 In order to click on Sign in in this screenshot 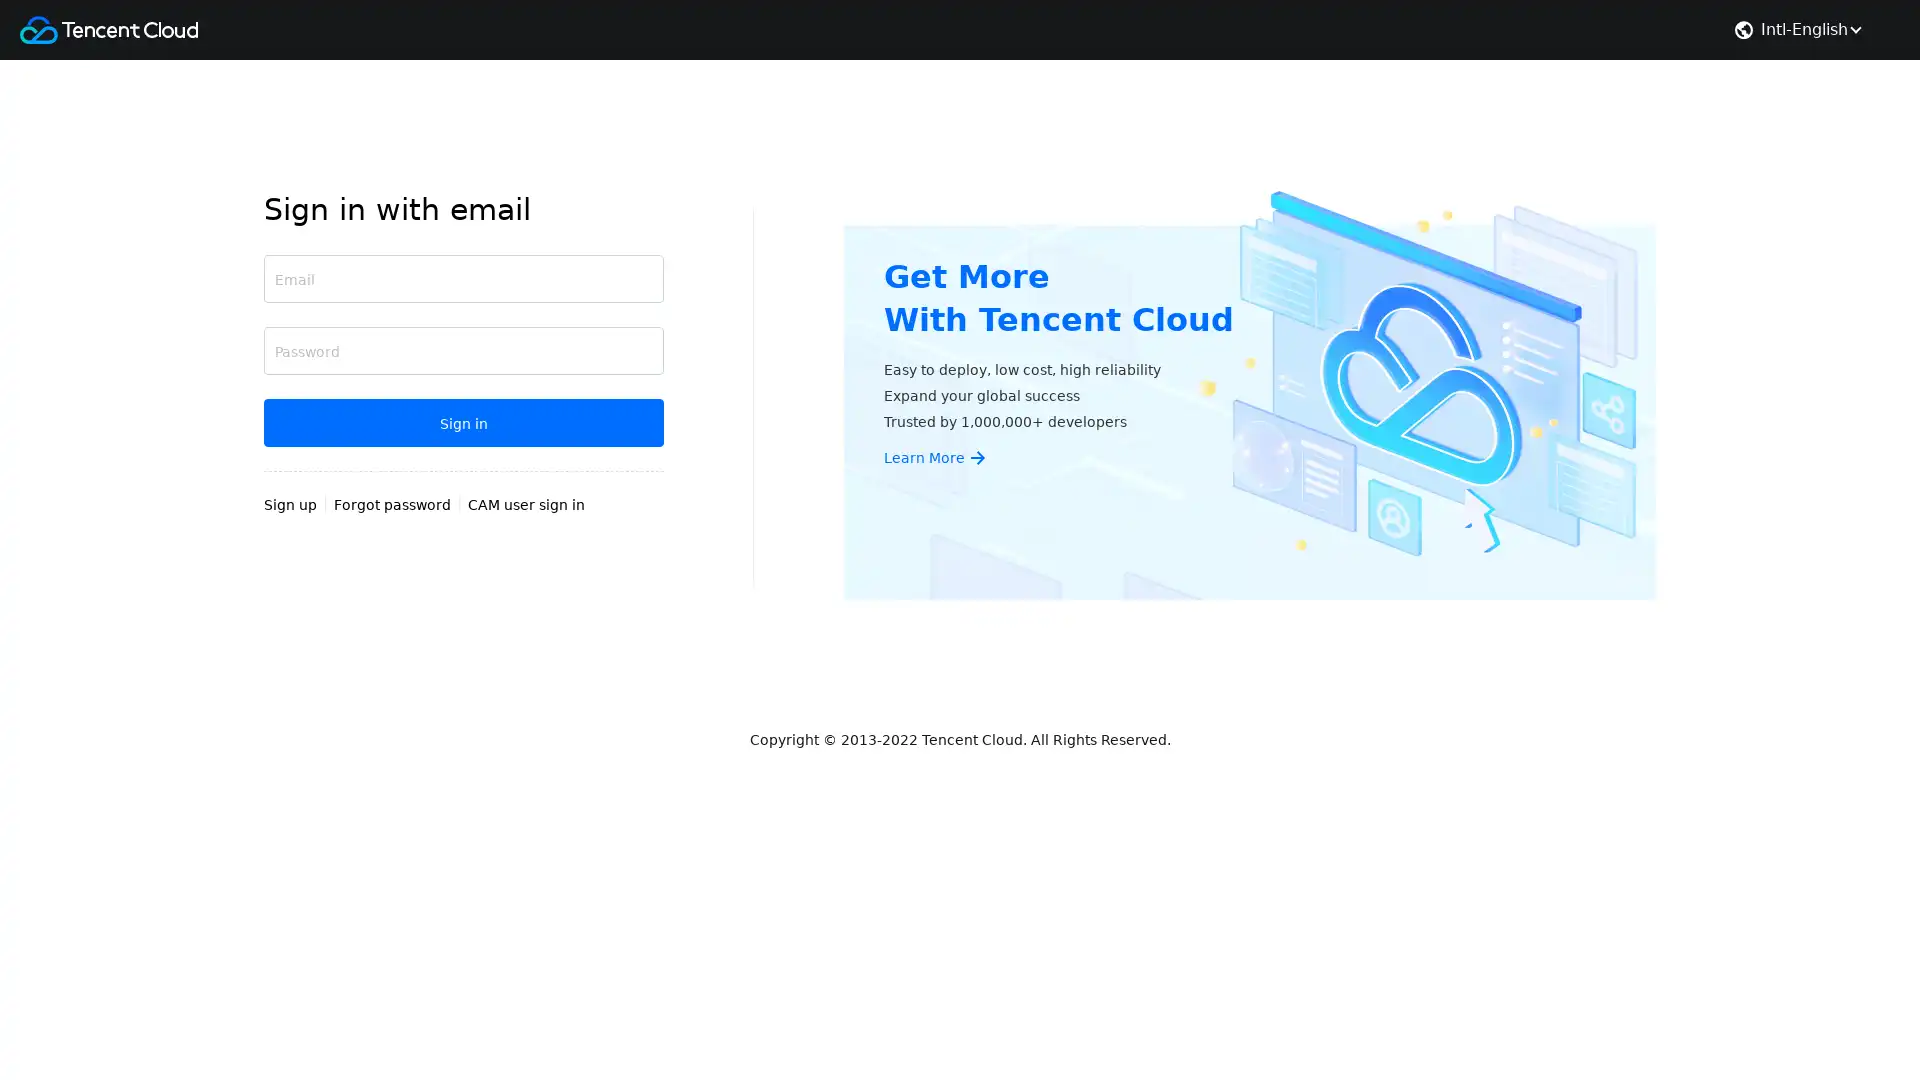, I will do `click(463, 422)`.